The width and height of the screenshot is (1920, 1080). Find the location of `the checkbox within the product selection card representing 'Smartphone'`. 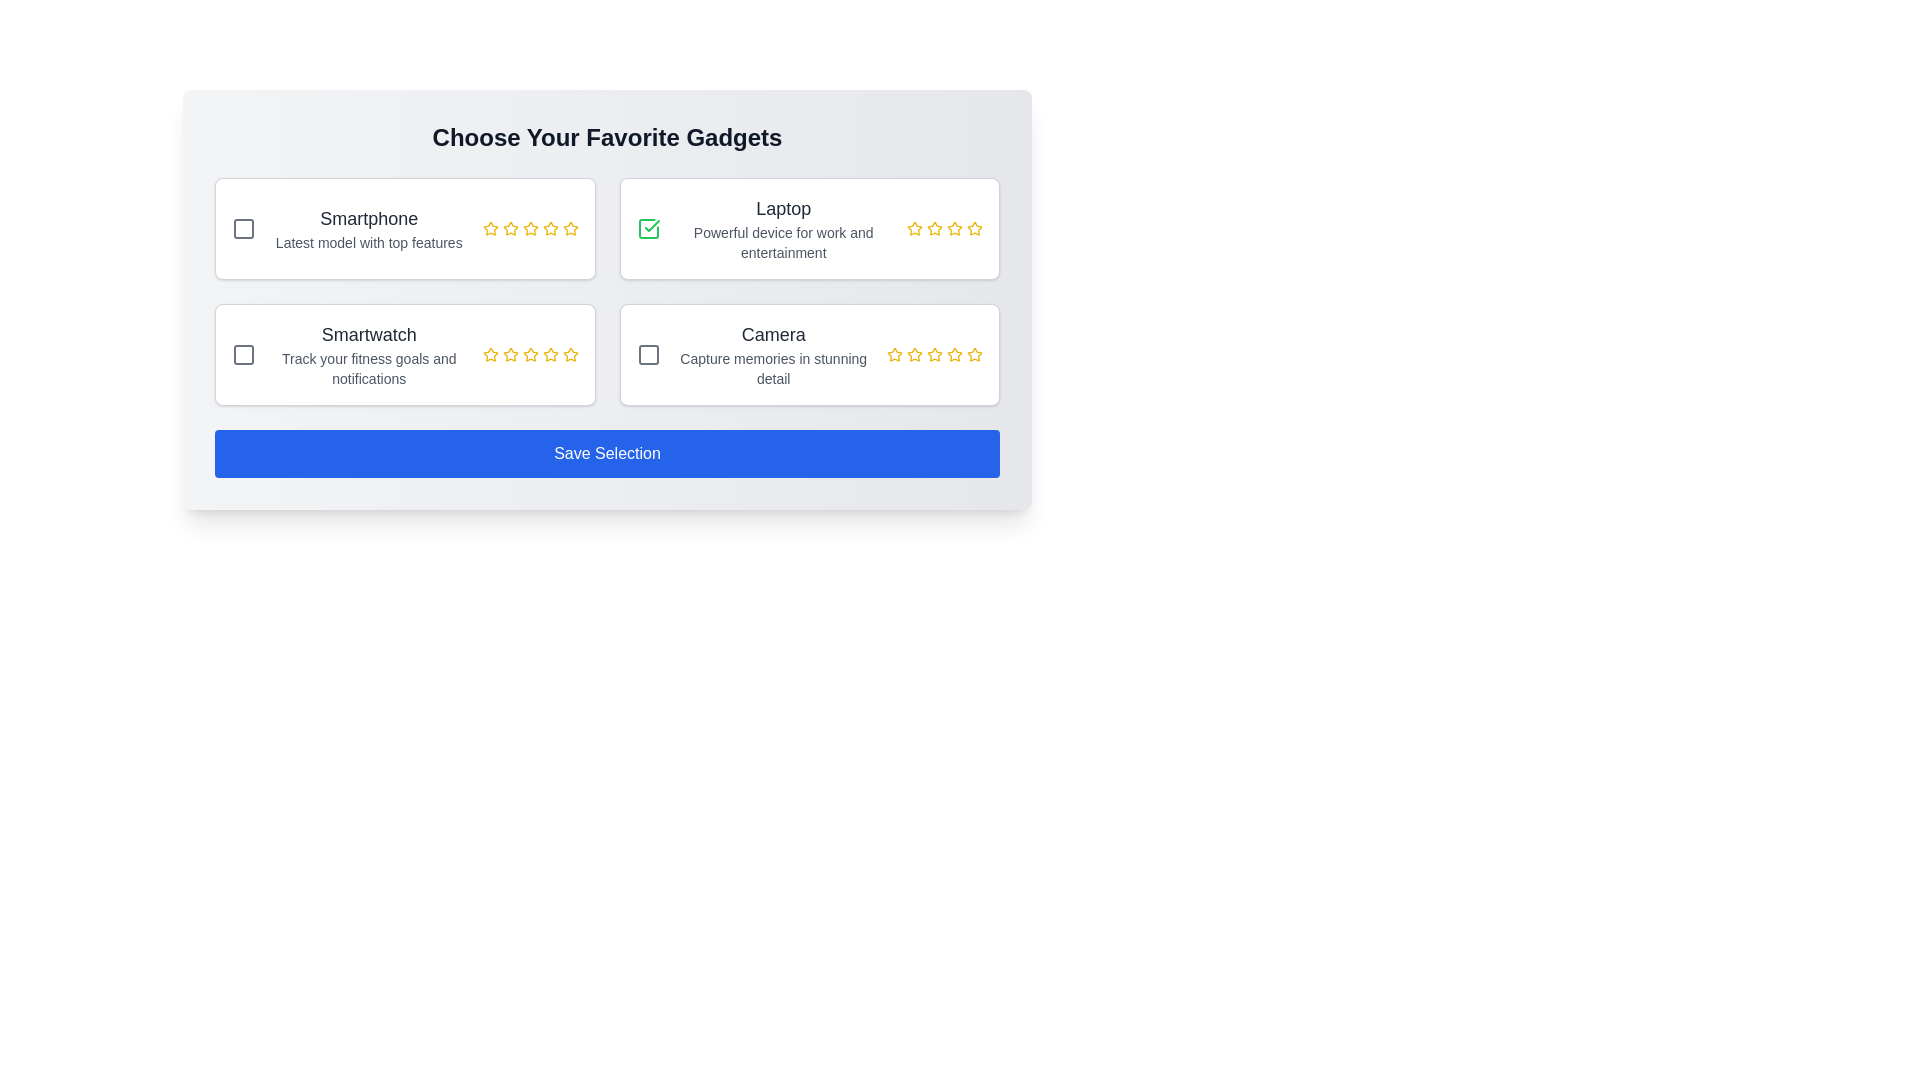

the checkbox within the product selection card representing 'Smartphone' is located at coordinates (404, 227).